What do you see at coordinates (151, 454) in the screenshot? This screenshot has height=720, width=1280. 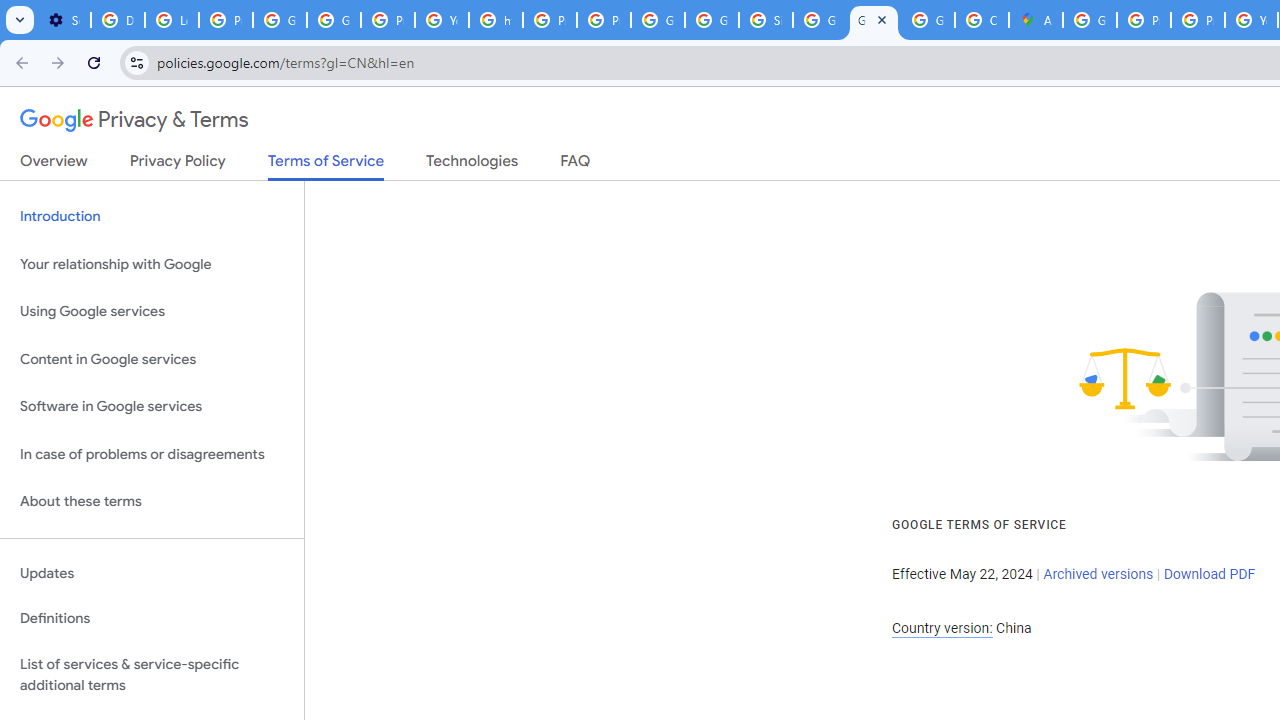 I see `'In case of problems or disagreements'` at bounding box center [151, 454].